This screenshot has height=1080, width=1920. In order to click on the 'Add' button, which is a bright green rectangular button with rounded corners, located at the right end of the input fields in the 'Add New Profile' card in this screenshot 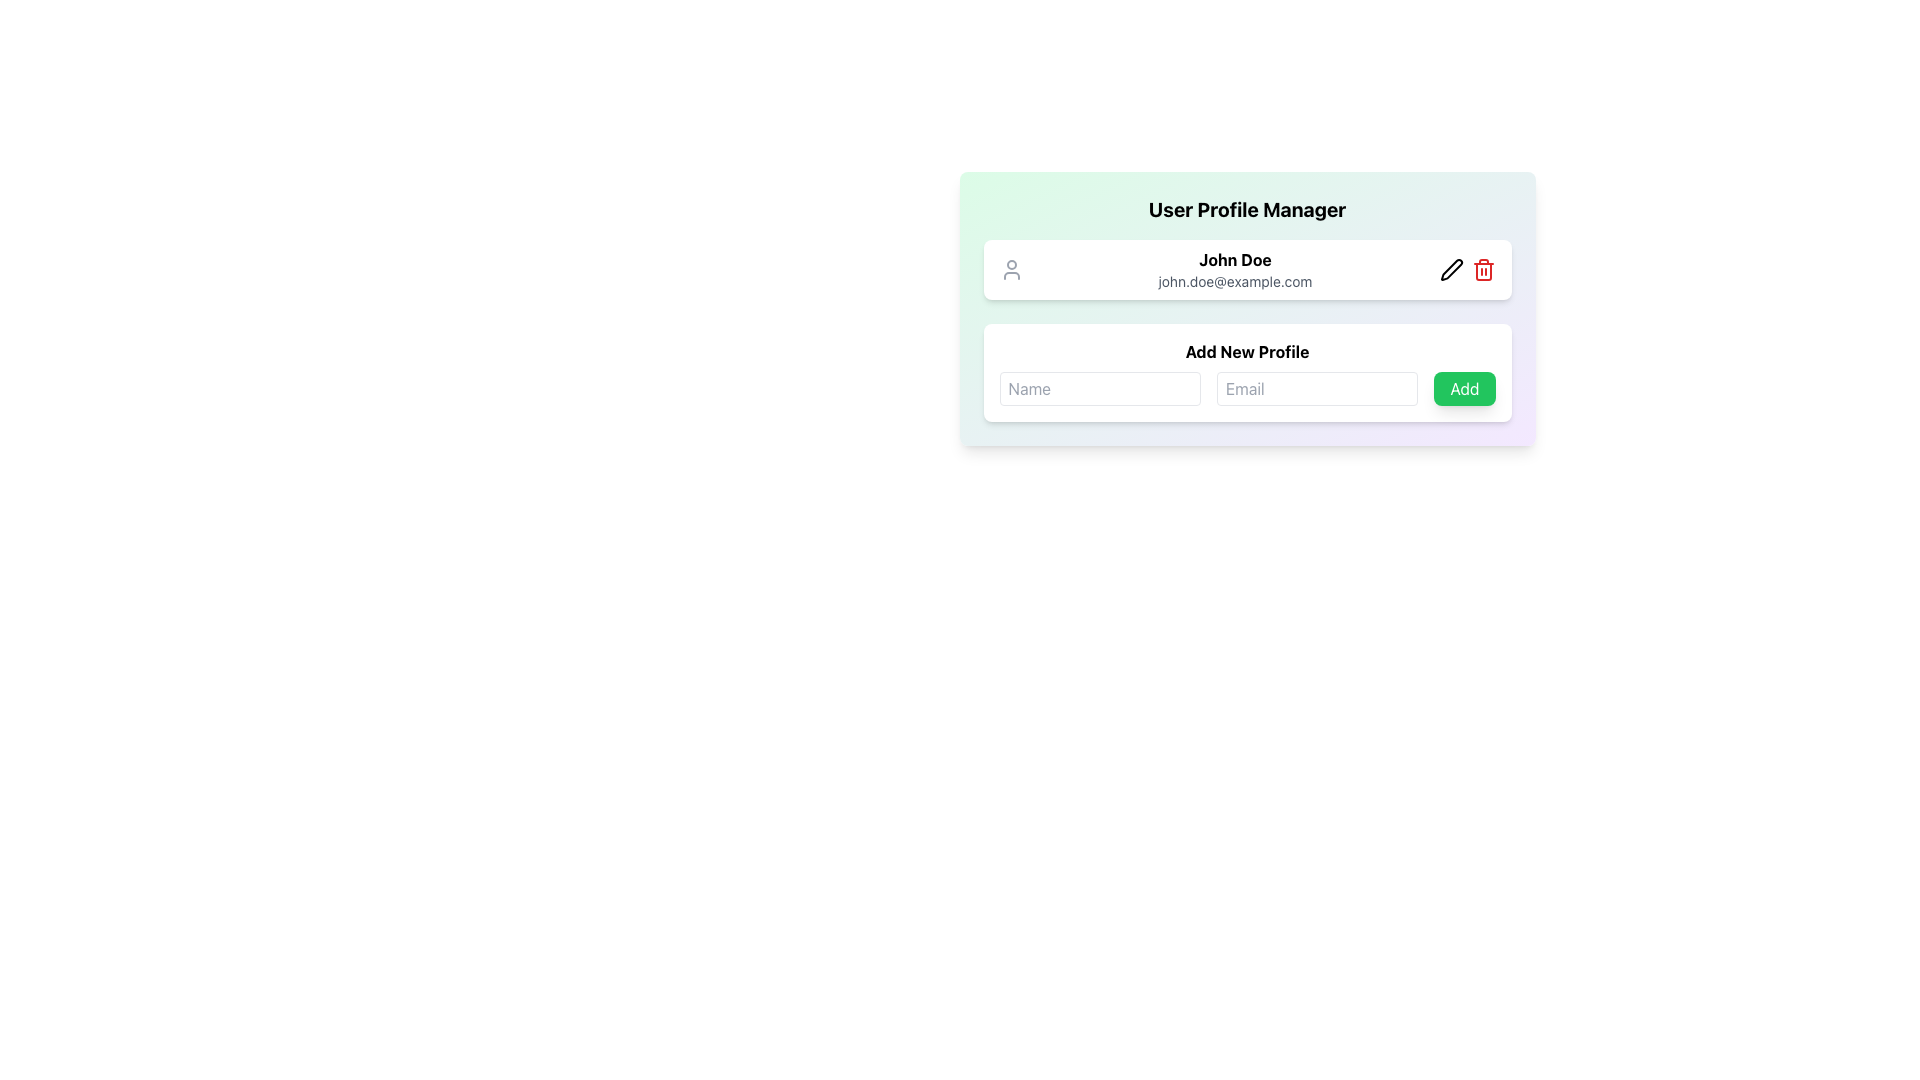, I will do `click(1464, 389)`.